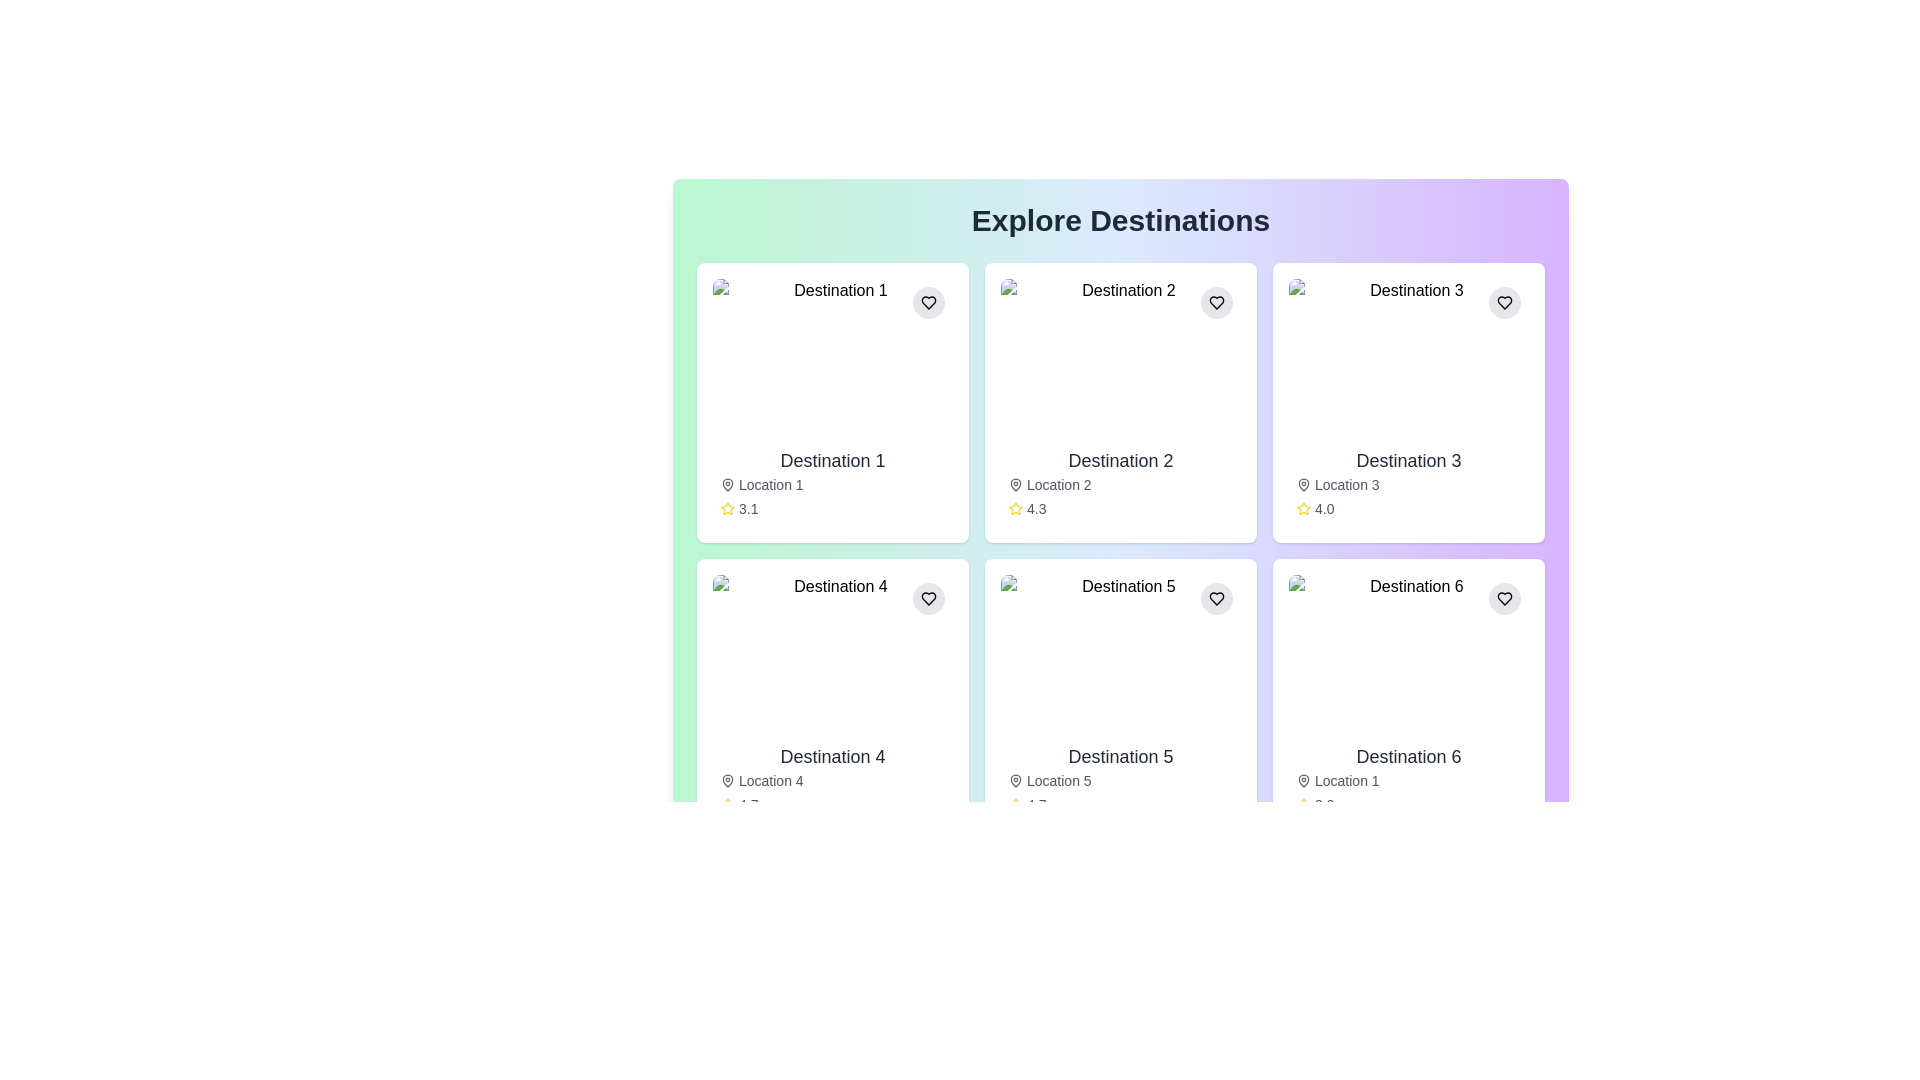  What do you see at coordinates (1408, 778) in the screenshot?
I see `the informational card section located in the bottom-right corner of the grid, which provides details about a specific destination including its name, location, and rating` at bounding box center [1408, 778].